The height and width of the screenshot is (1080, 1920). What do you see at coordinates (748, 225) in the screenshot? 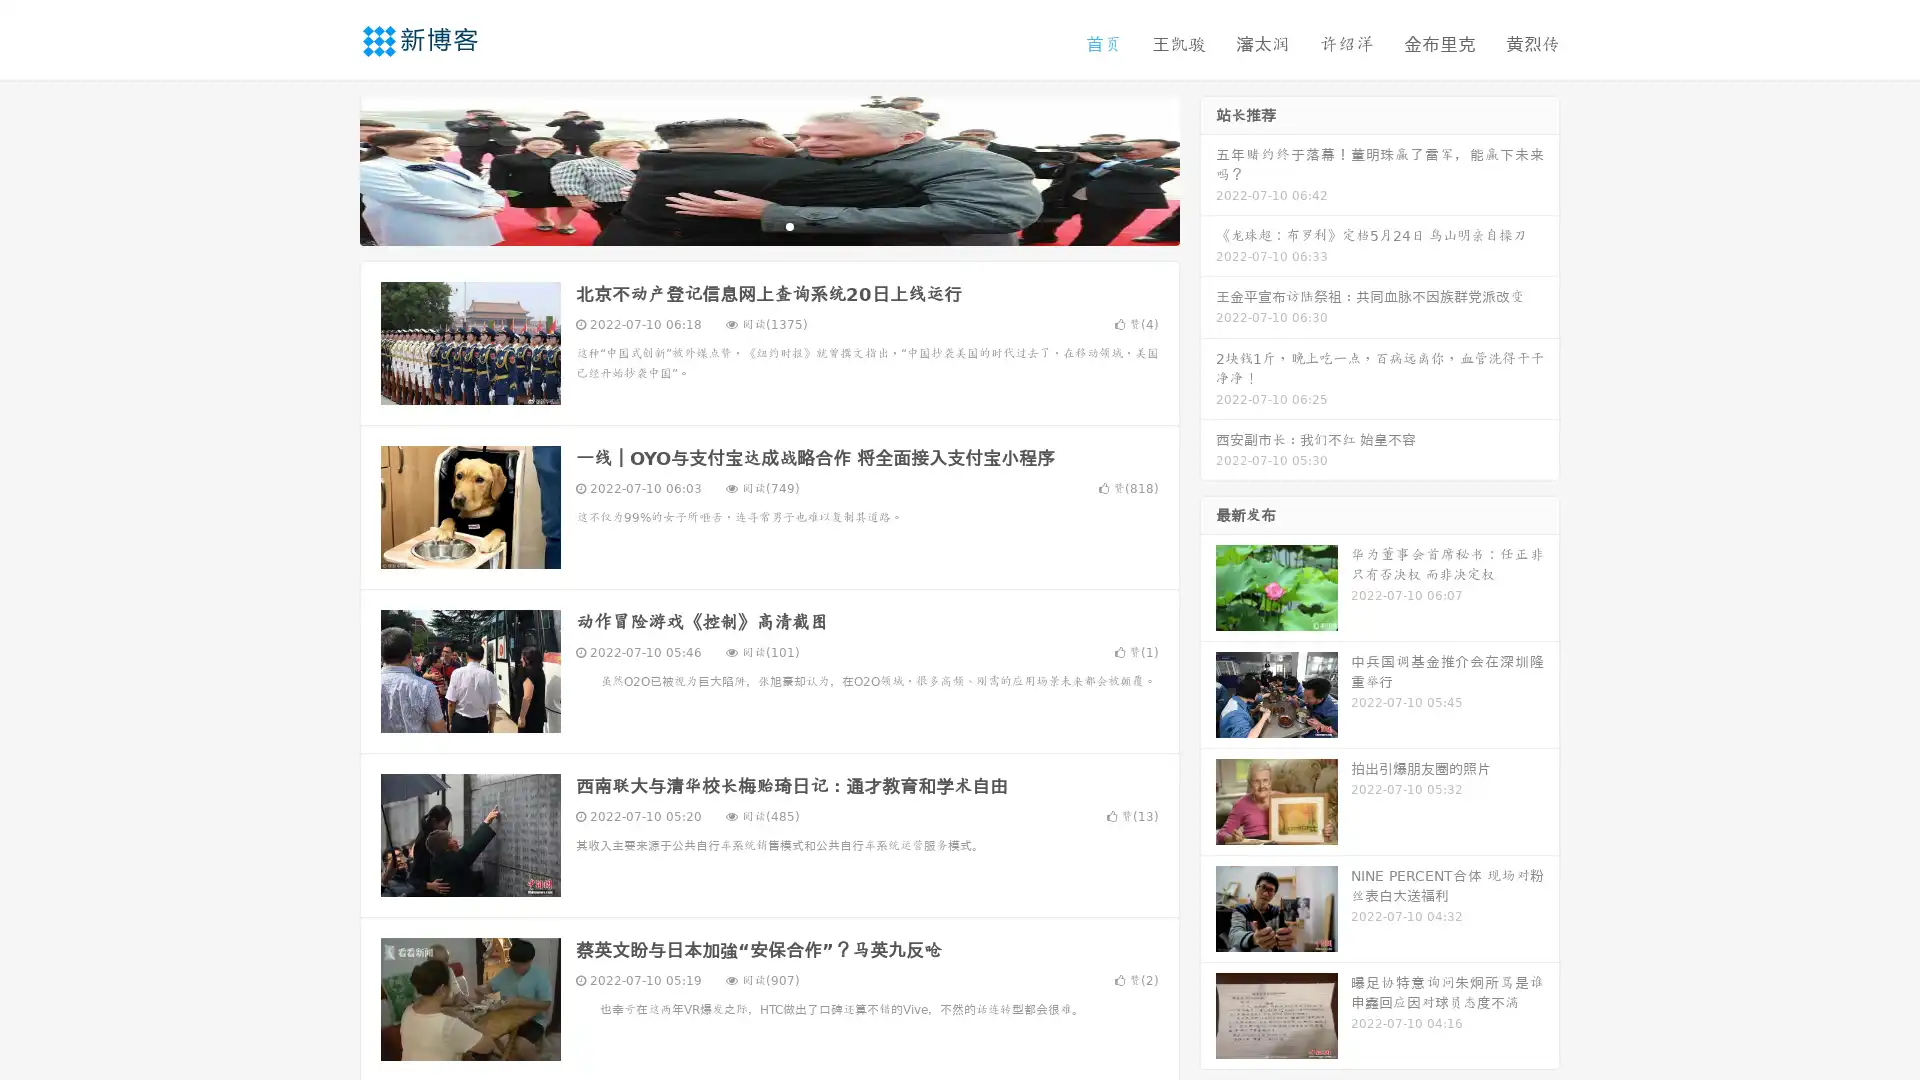
I see `Go to slide 1` at bounding box center [748, 225].